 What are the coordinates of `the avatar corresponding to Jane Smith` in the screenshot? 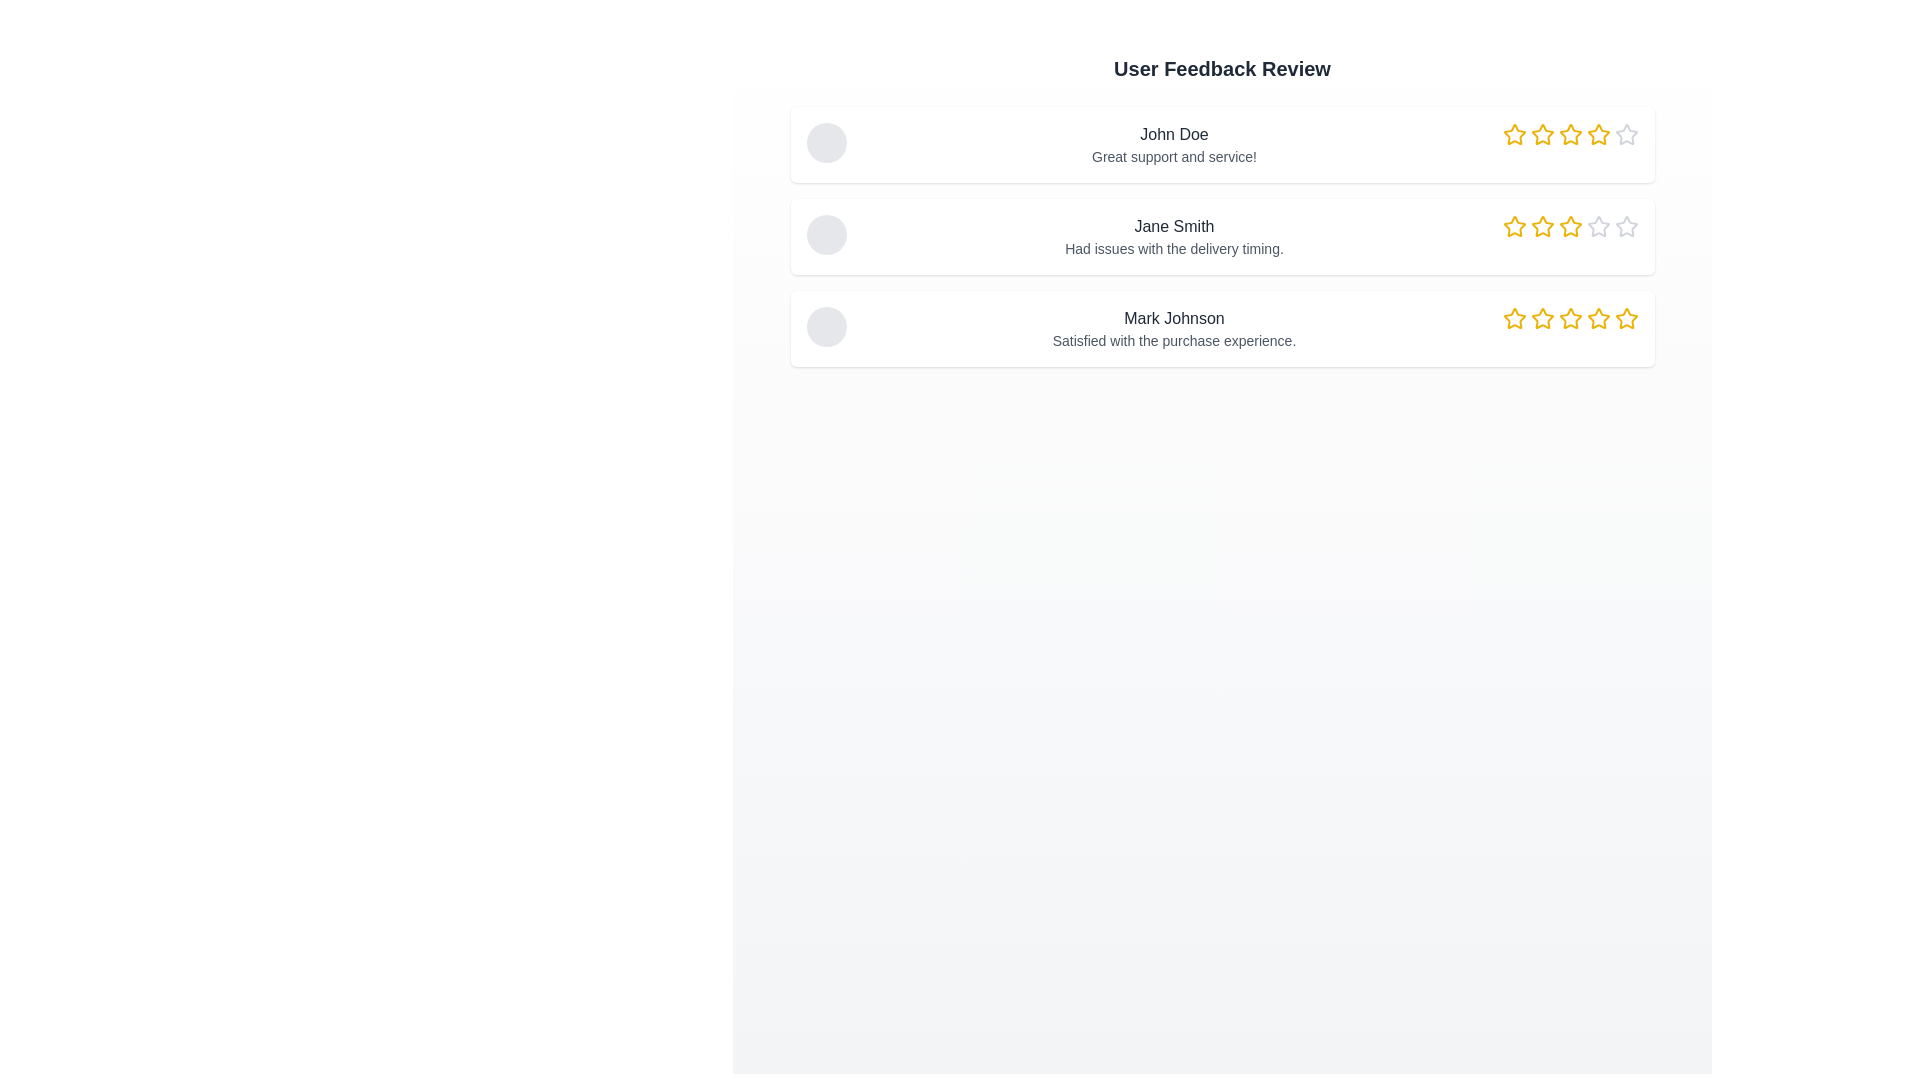 It's located at (826, 234).